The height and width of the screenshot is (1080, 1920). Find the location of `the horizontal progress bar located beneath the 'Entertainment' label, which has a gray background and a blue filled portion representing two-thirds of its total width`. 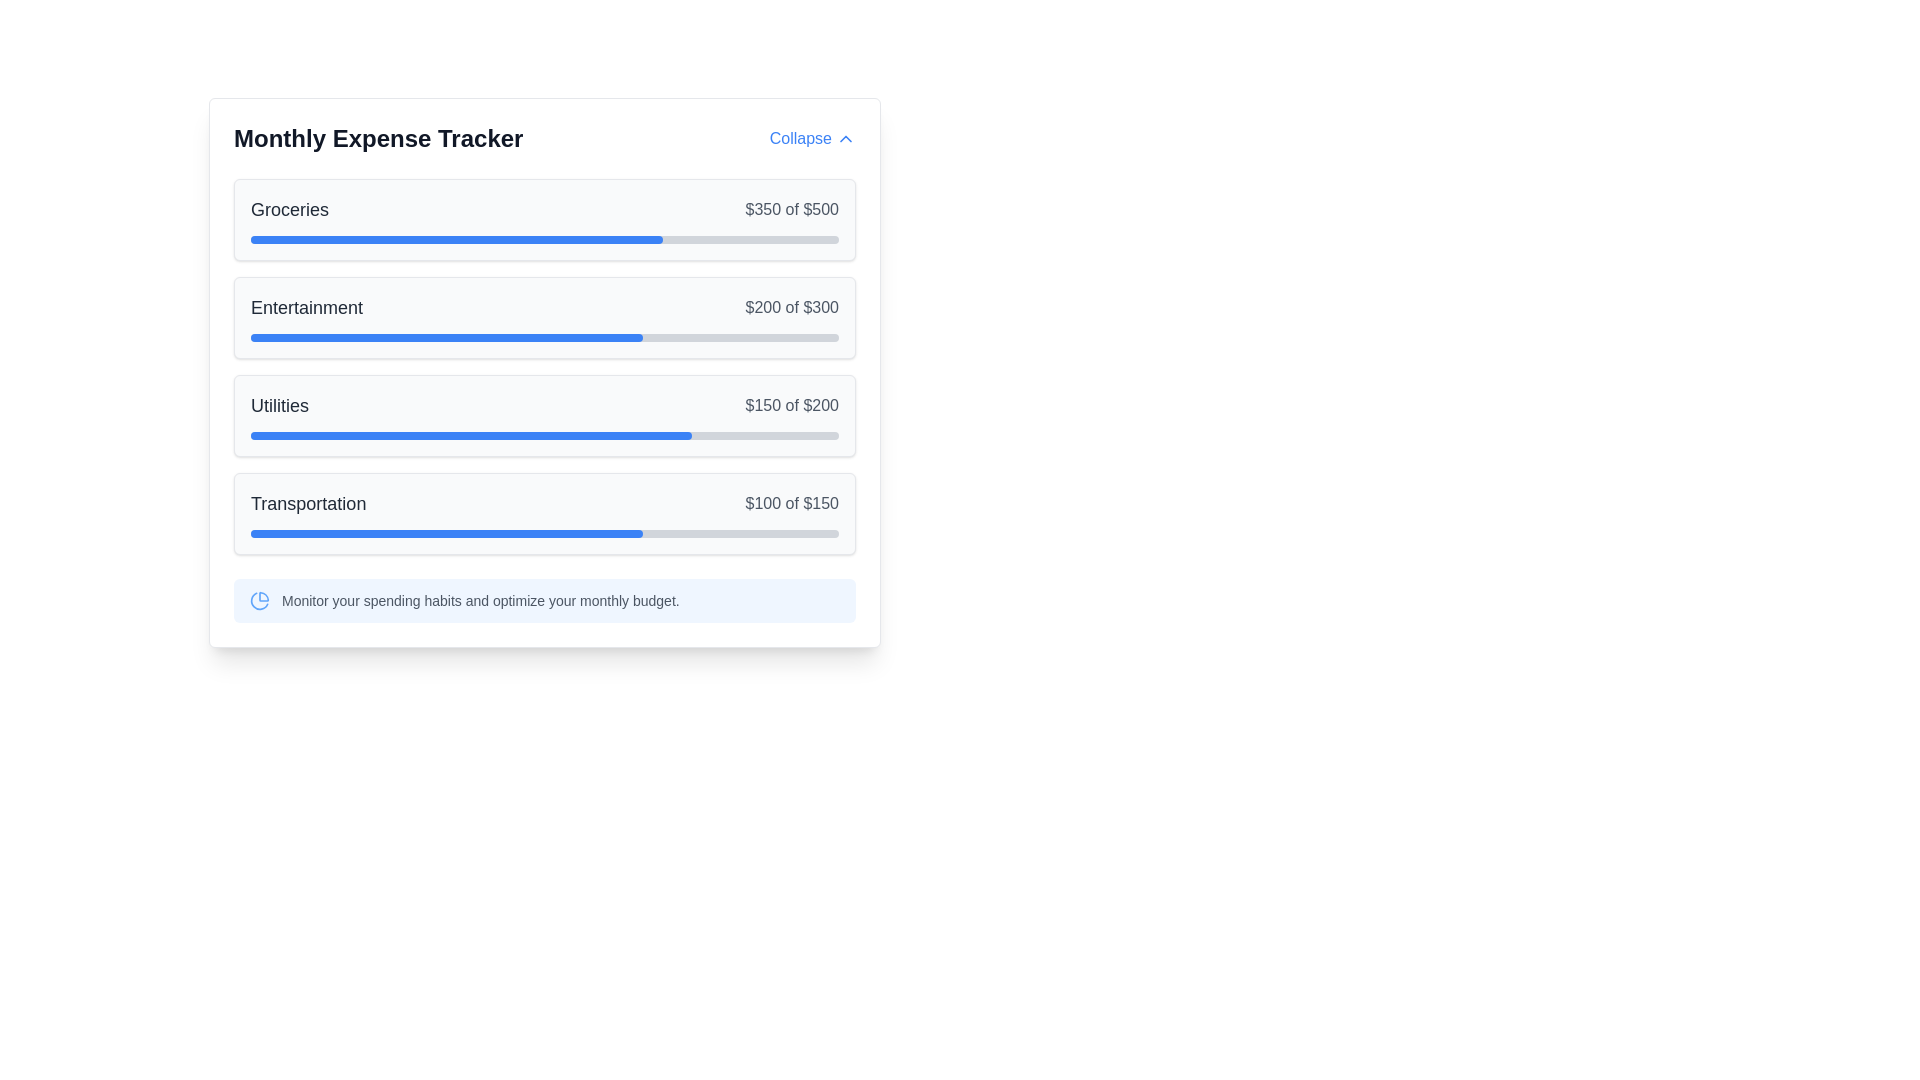

the horizontal progress bar located beneath the 'Entertainment' label, which has a gray background and a blue filled portion representing two-thirds of its total width is located at coordinates (545, 337).